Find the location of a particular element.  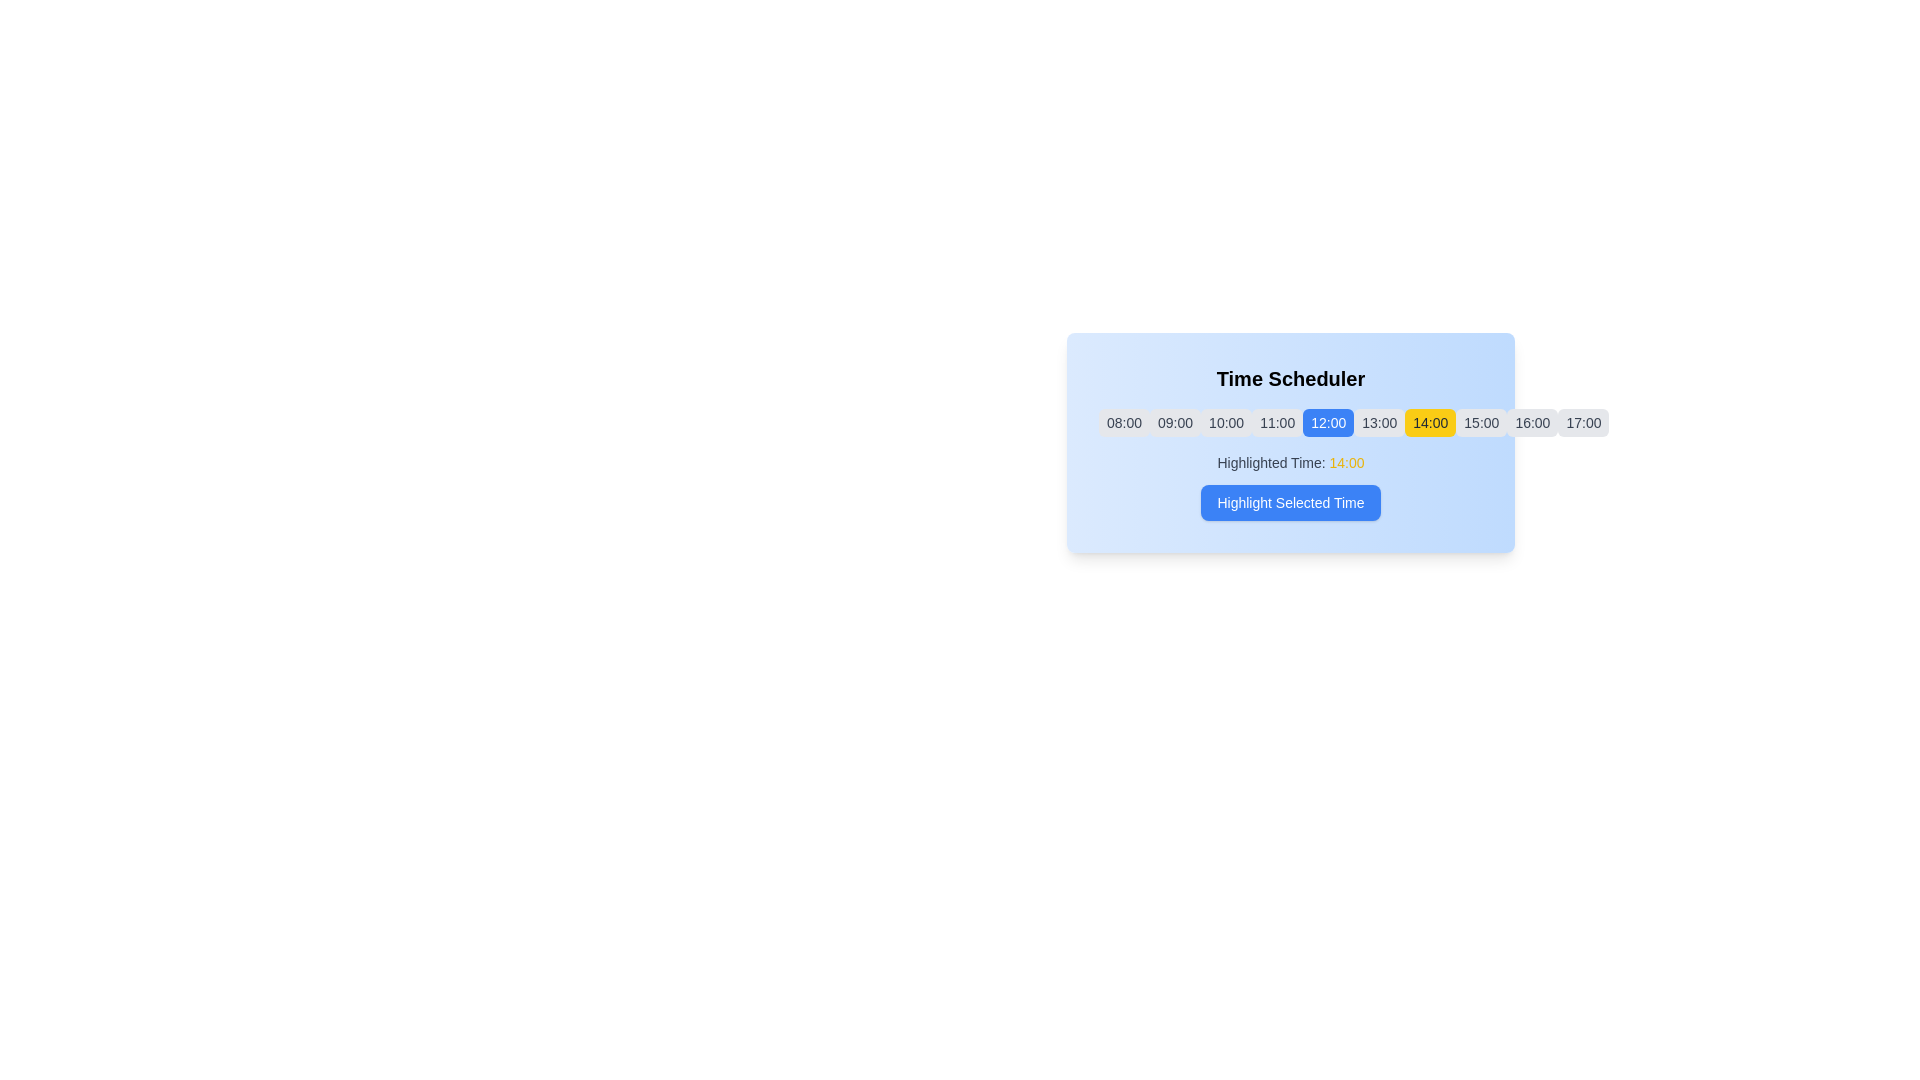

the 'Time Scheduler' text label, which is a bold heading centered at the top of a card-style panel with a blue gradient background is located at coordinates (1291, 378).